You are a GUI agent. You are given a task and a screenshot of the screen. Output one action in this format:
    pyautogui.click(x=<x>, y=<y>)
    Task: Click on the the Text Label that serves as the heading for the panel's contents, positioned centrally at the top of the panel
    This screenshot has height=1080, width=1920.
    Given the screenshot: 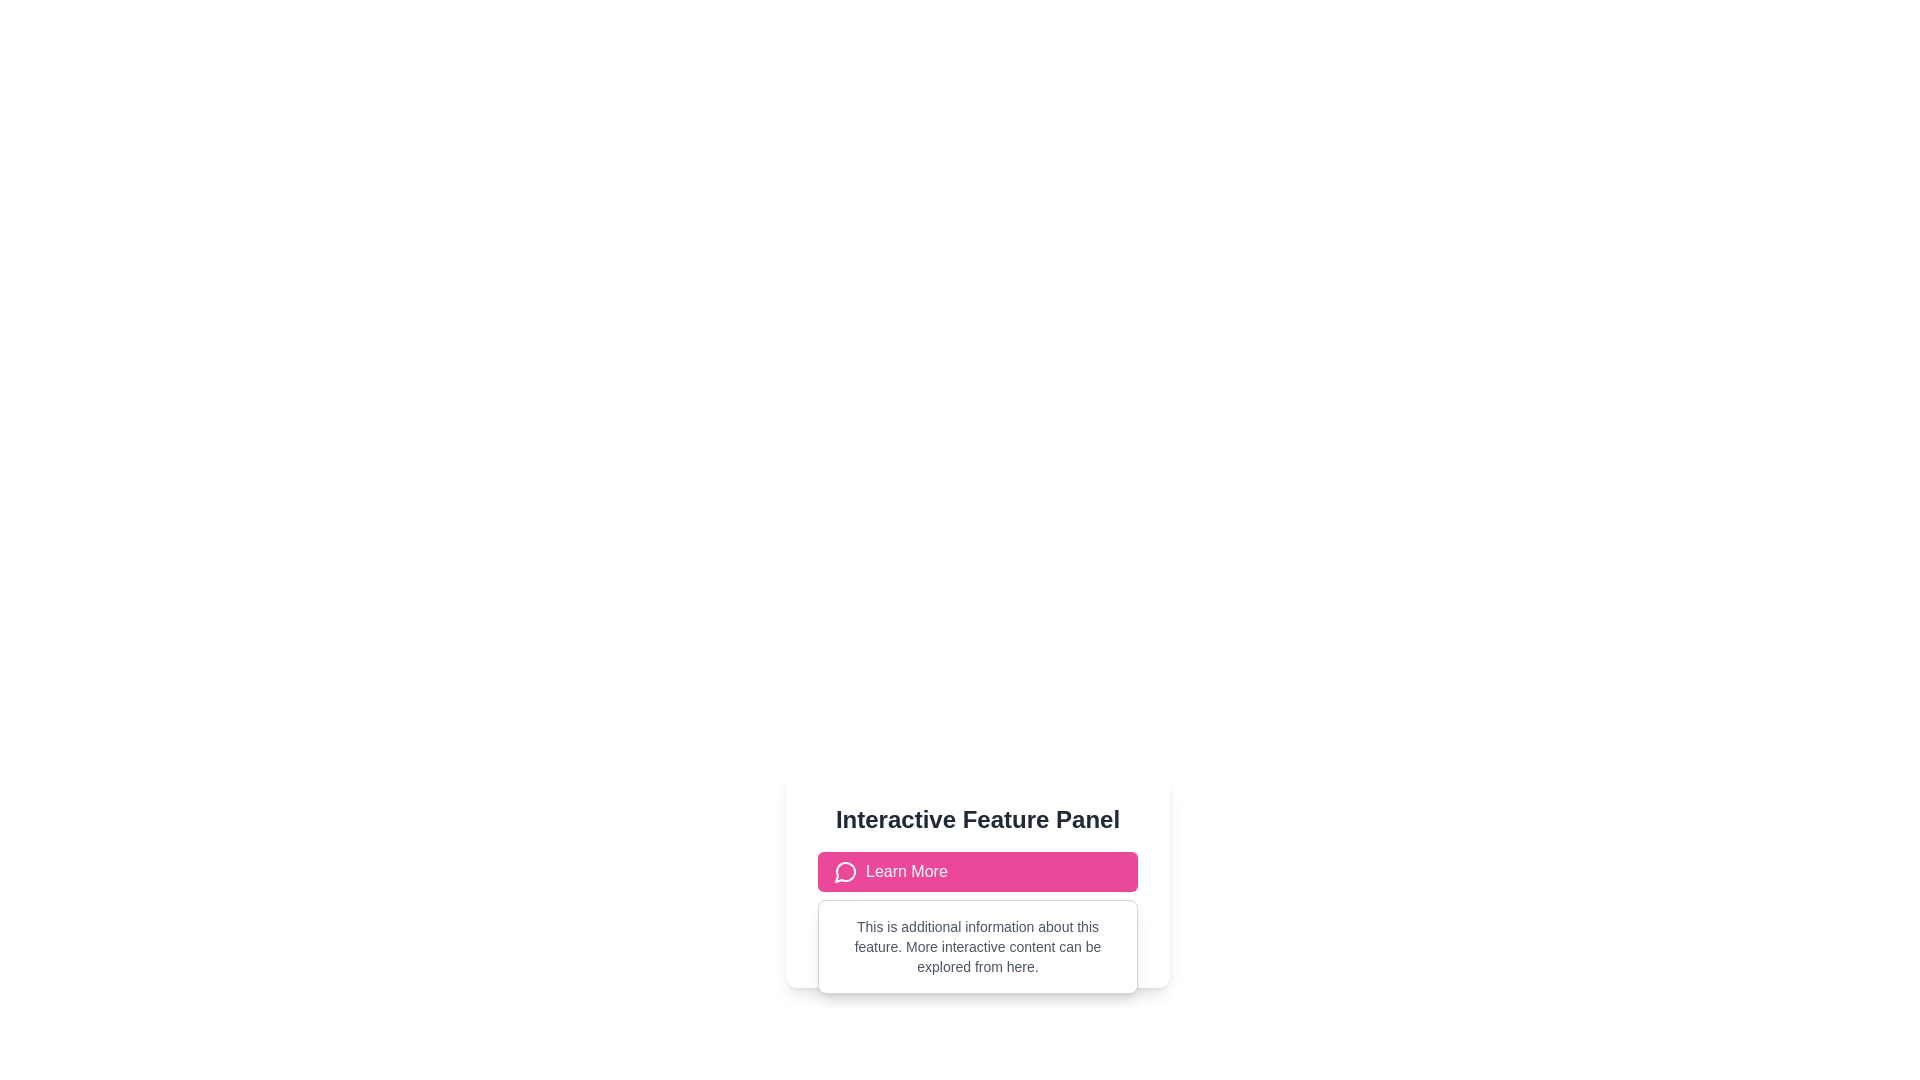 What is the action you would take?
    pyautogui.click(x=978, y=820)
    